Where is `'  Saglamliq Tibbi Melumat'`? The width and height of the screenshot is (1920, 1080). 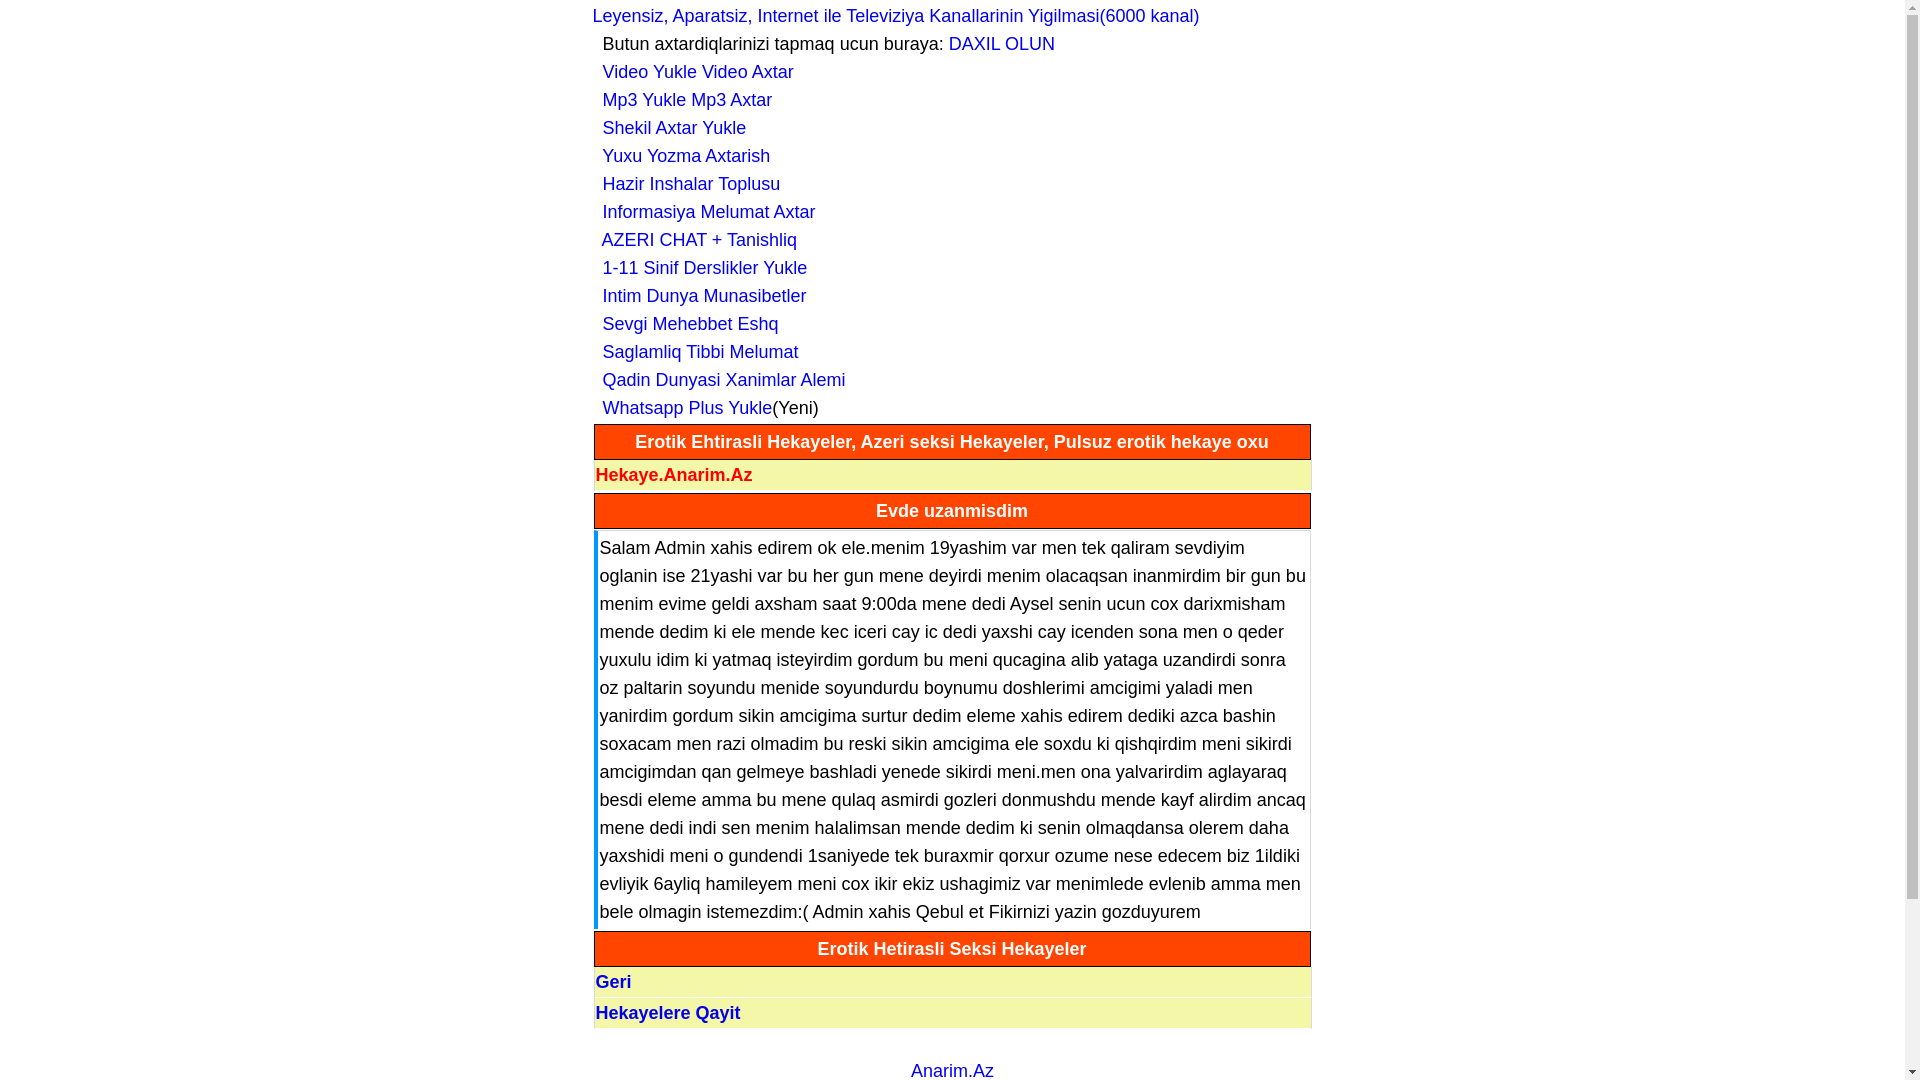 '  Saglamliq Tibbi Melumat' is located at coordinates (695, 350).